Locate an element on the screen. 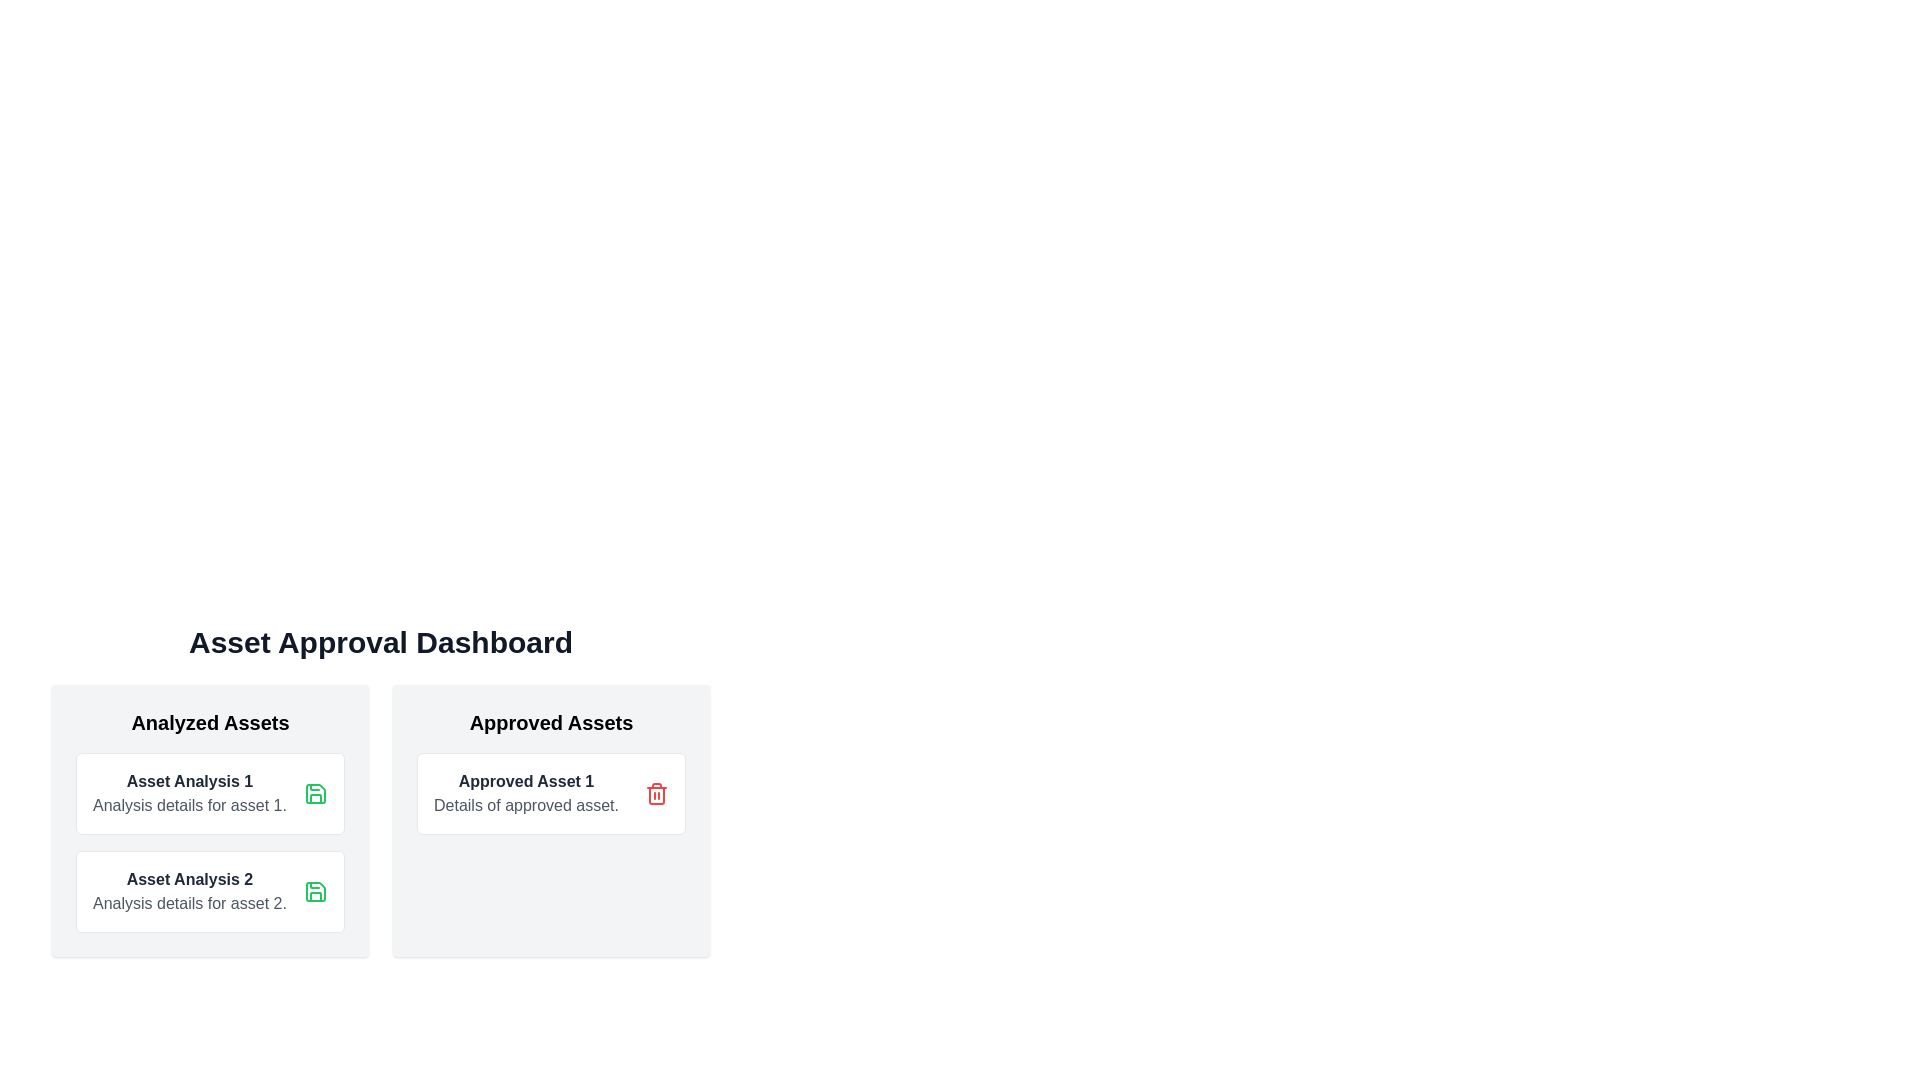  the 'Asset Analysis 2' text label, which is styled in bold and dark gray, located in the 'Analyzed Assets' section of the 'Asset Approval Dashboard.' is located at coordinates (189, 878).